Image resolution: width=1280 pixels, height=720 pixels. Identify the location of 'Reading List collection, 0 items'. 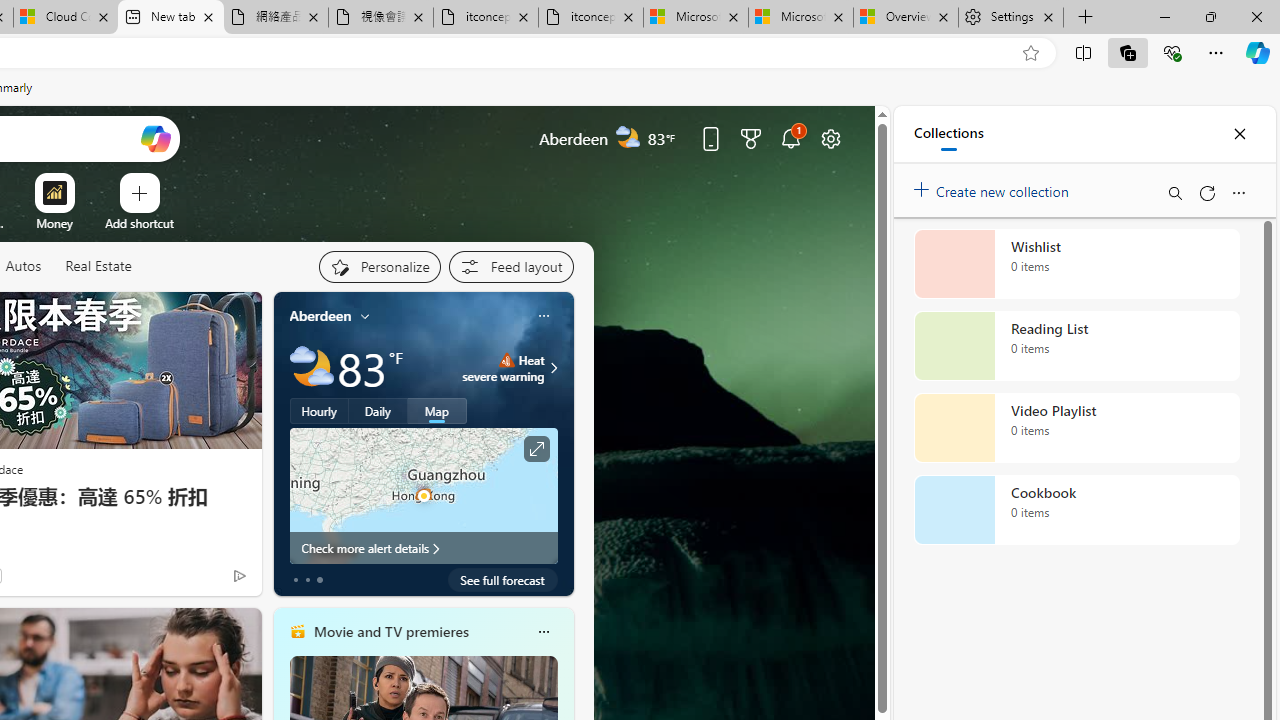
(1076, 344).